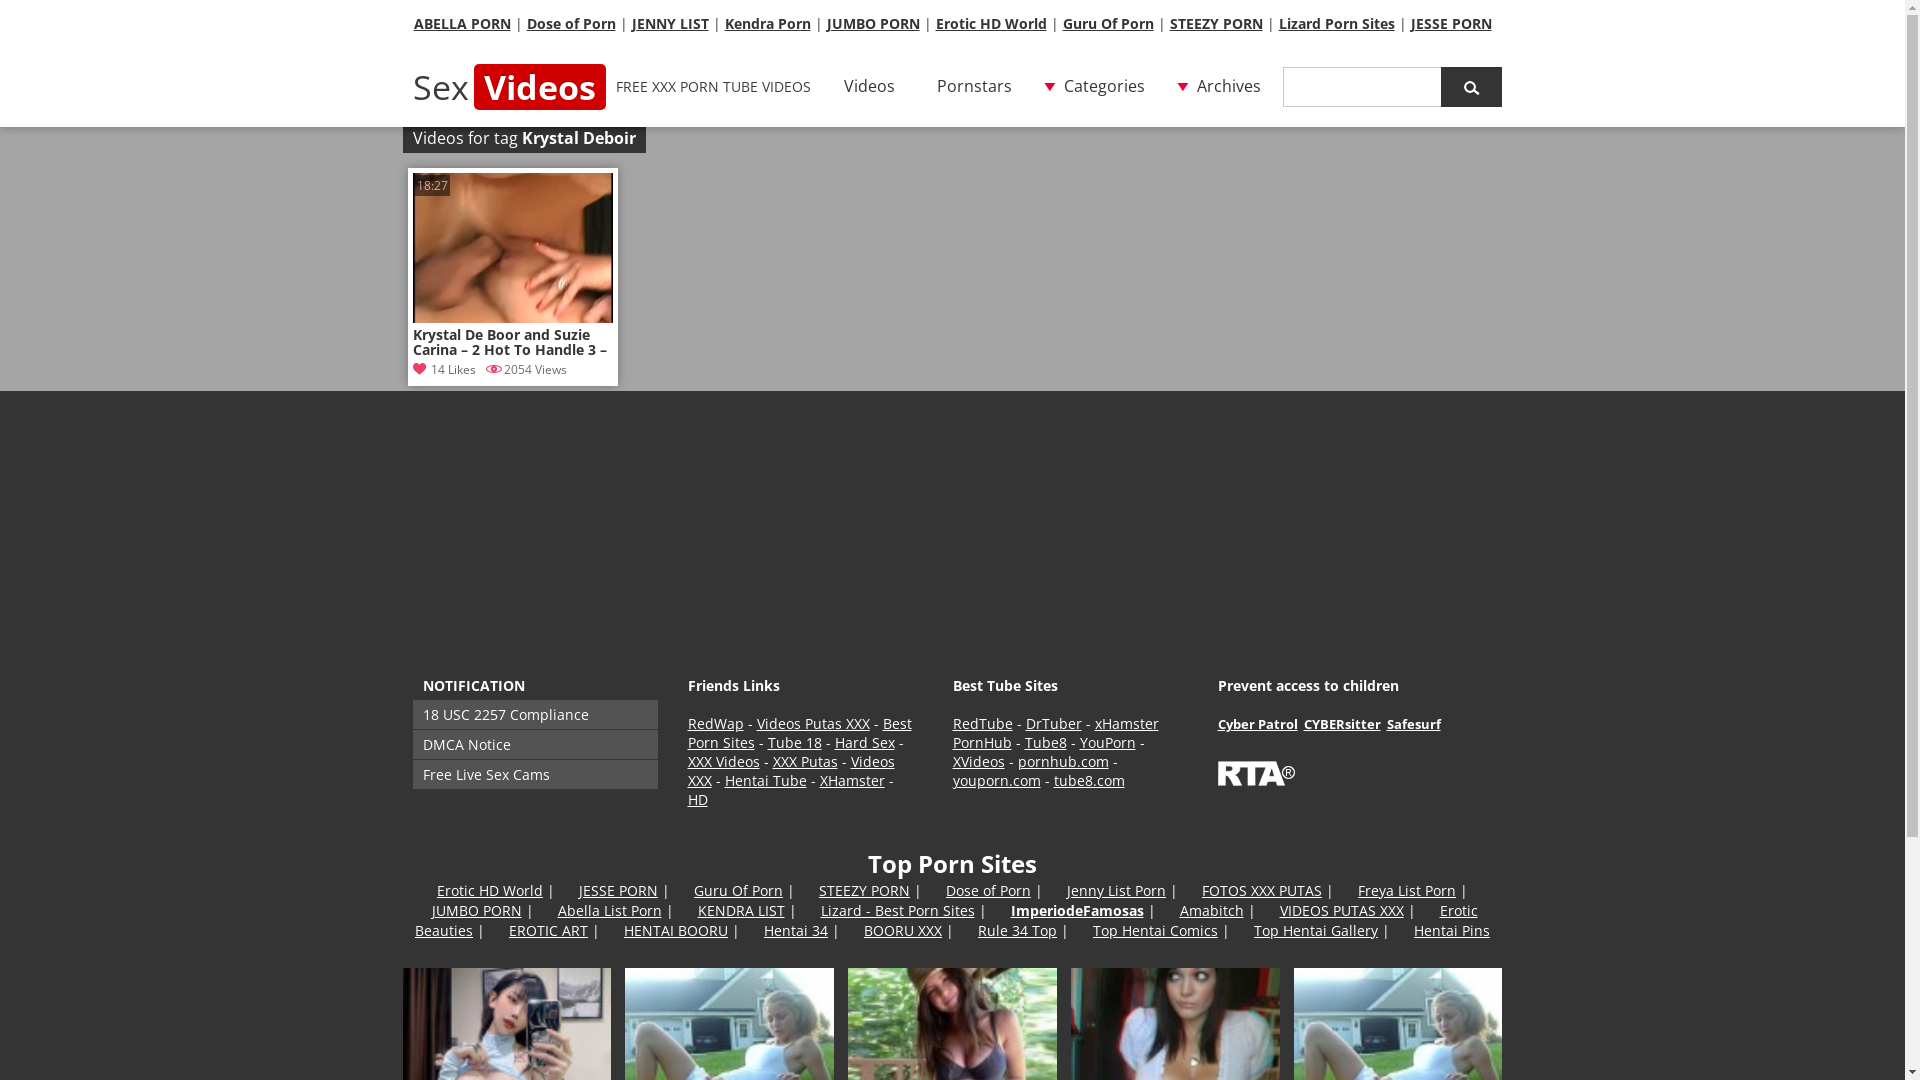 The image size is (1920, 1080). Describe the element at coordinates (557, 910) in the screenshot. I see `'Abella List Porn'` at that location.